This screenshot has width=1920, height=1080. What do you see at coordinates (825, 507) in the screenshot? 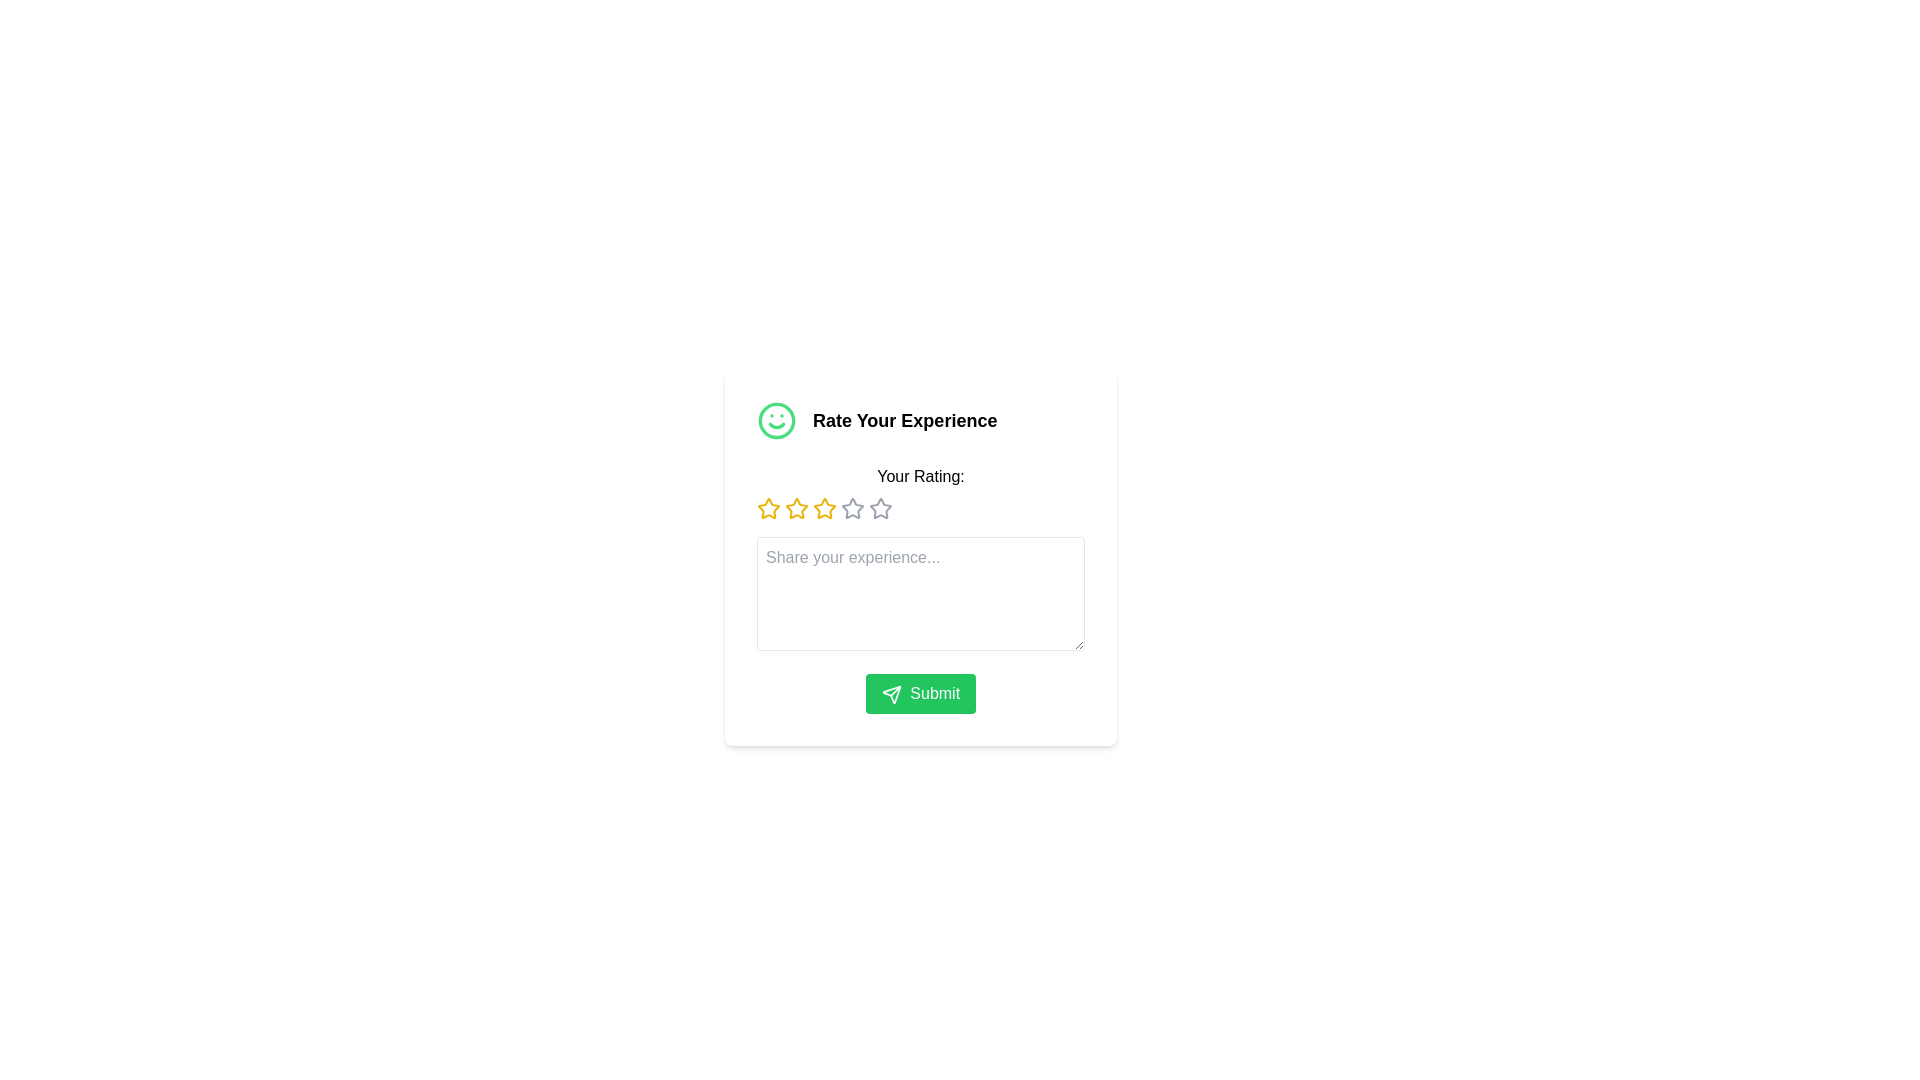
I see `the yellow star rating icon in the second position for keyboard interaction` at bounding box center [825, 507].